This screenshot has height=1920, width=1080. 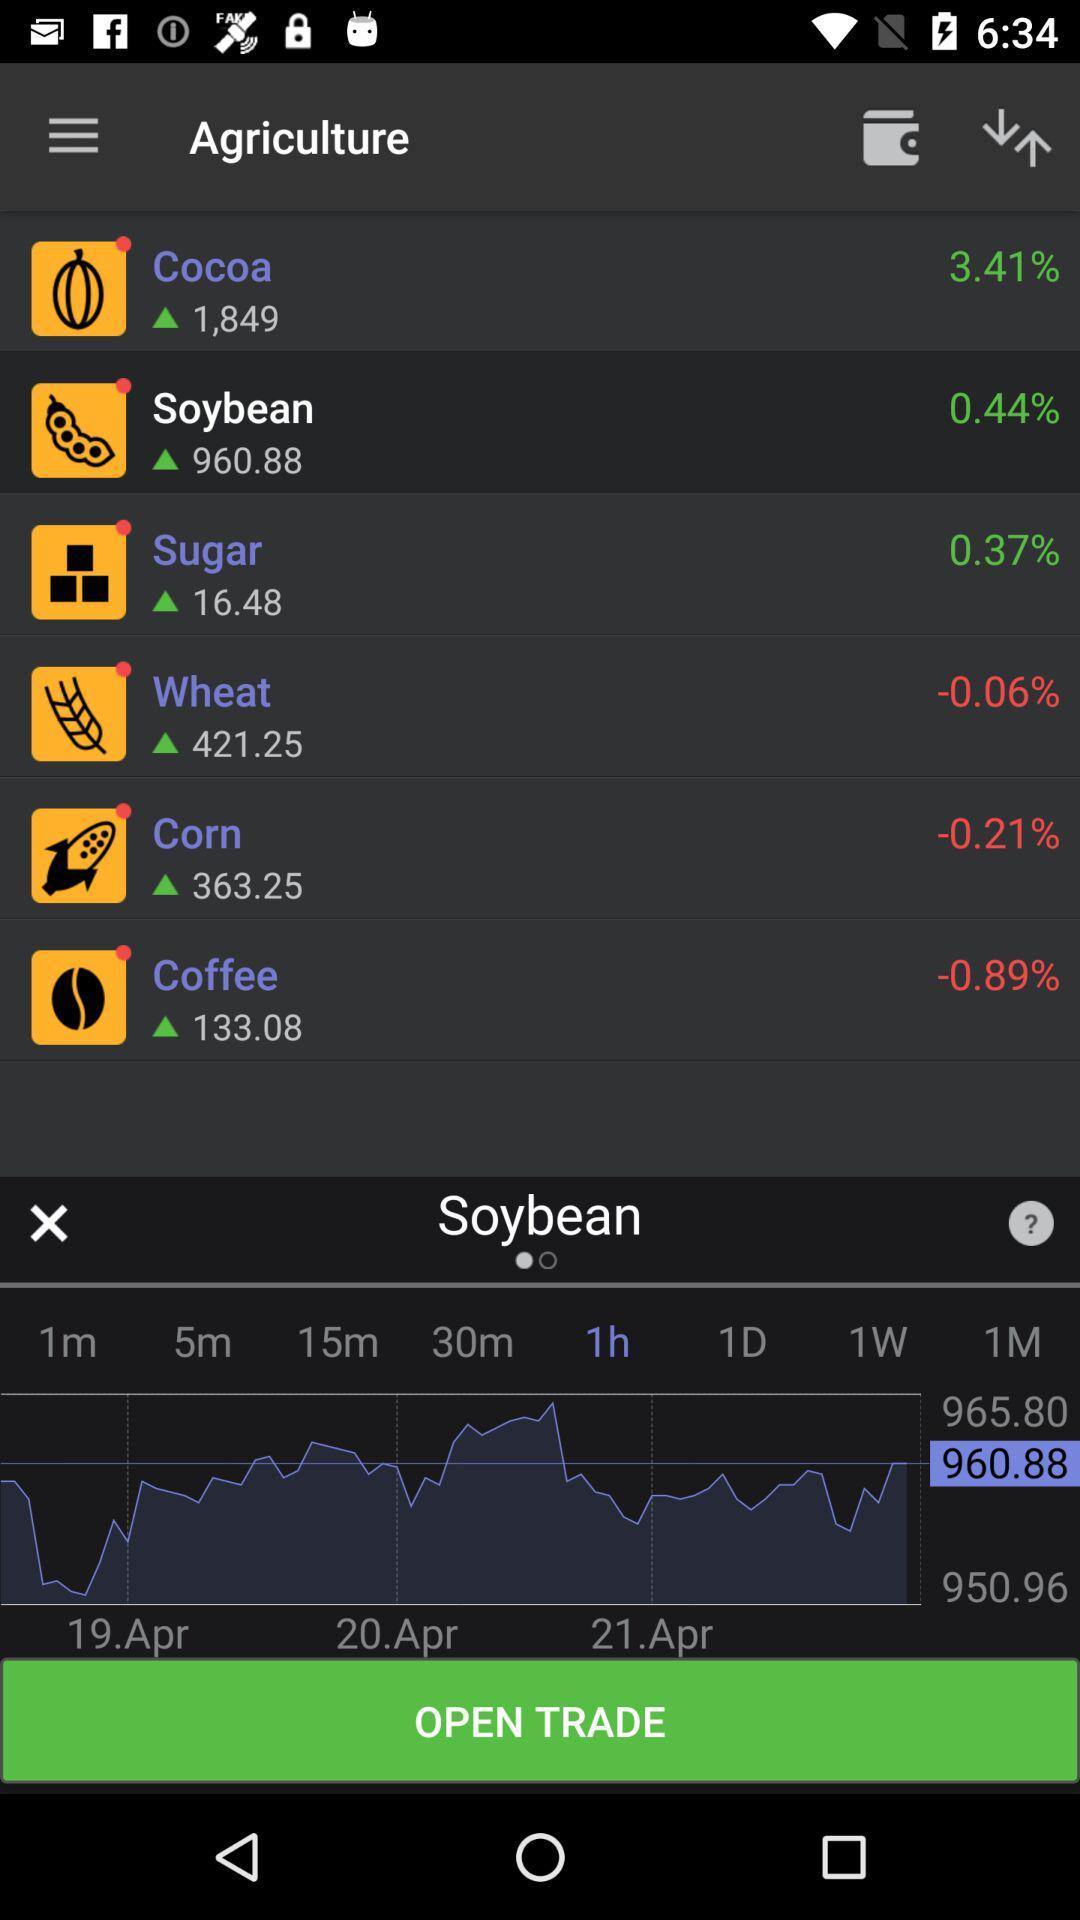 I want to click on close, so click(x=47, y=1222).